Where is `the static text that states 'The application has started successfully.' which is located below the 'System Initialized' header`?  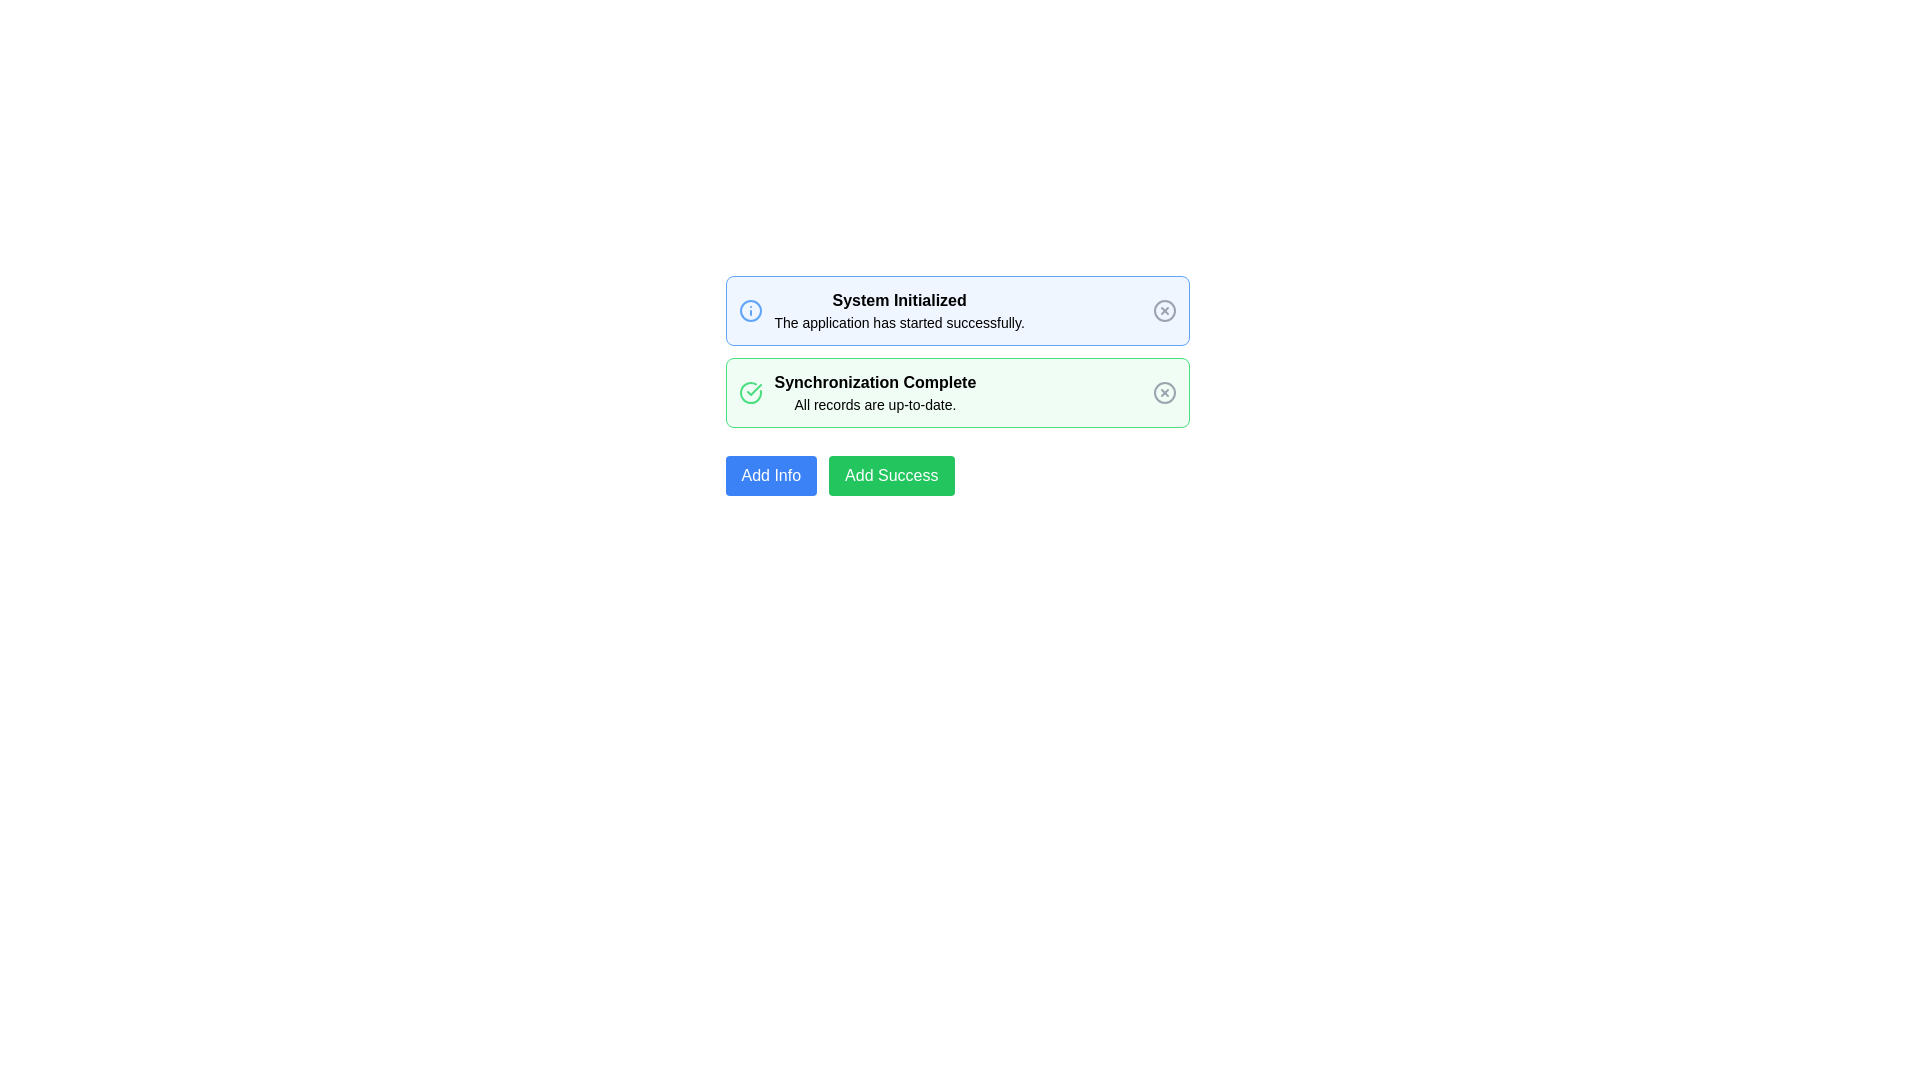 the static text that states 'The application has started successfully.' which is located below the 'System Initialized' header is located at coordinates (898, 322).